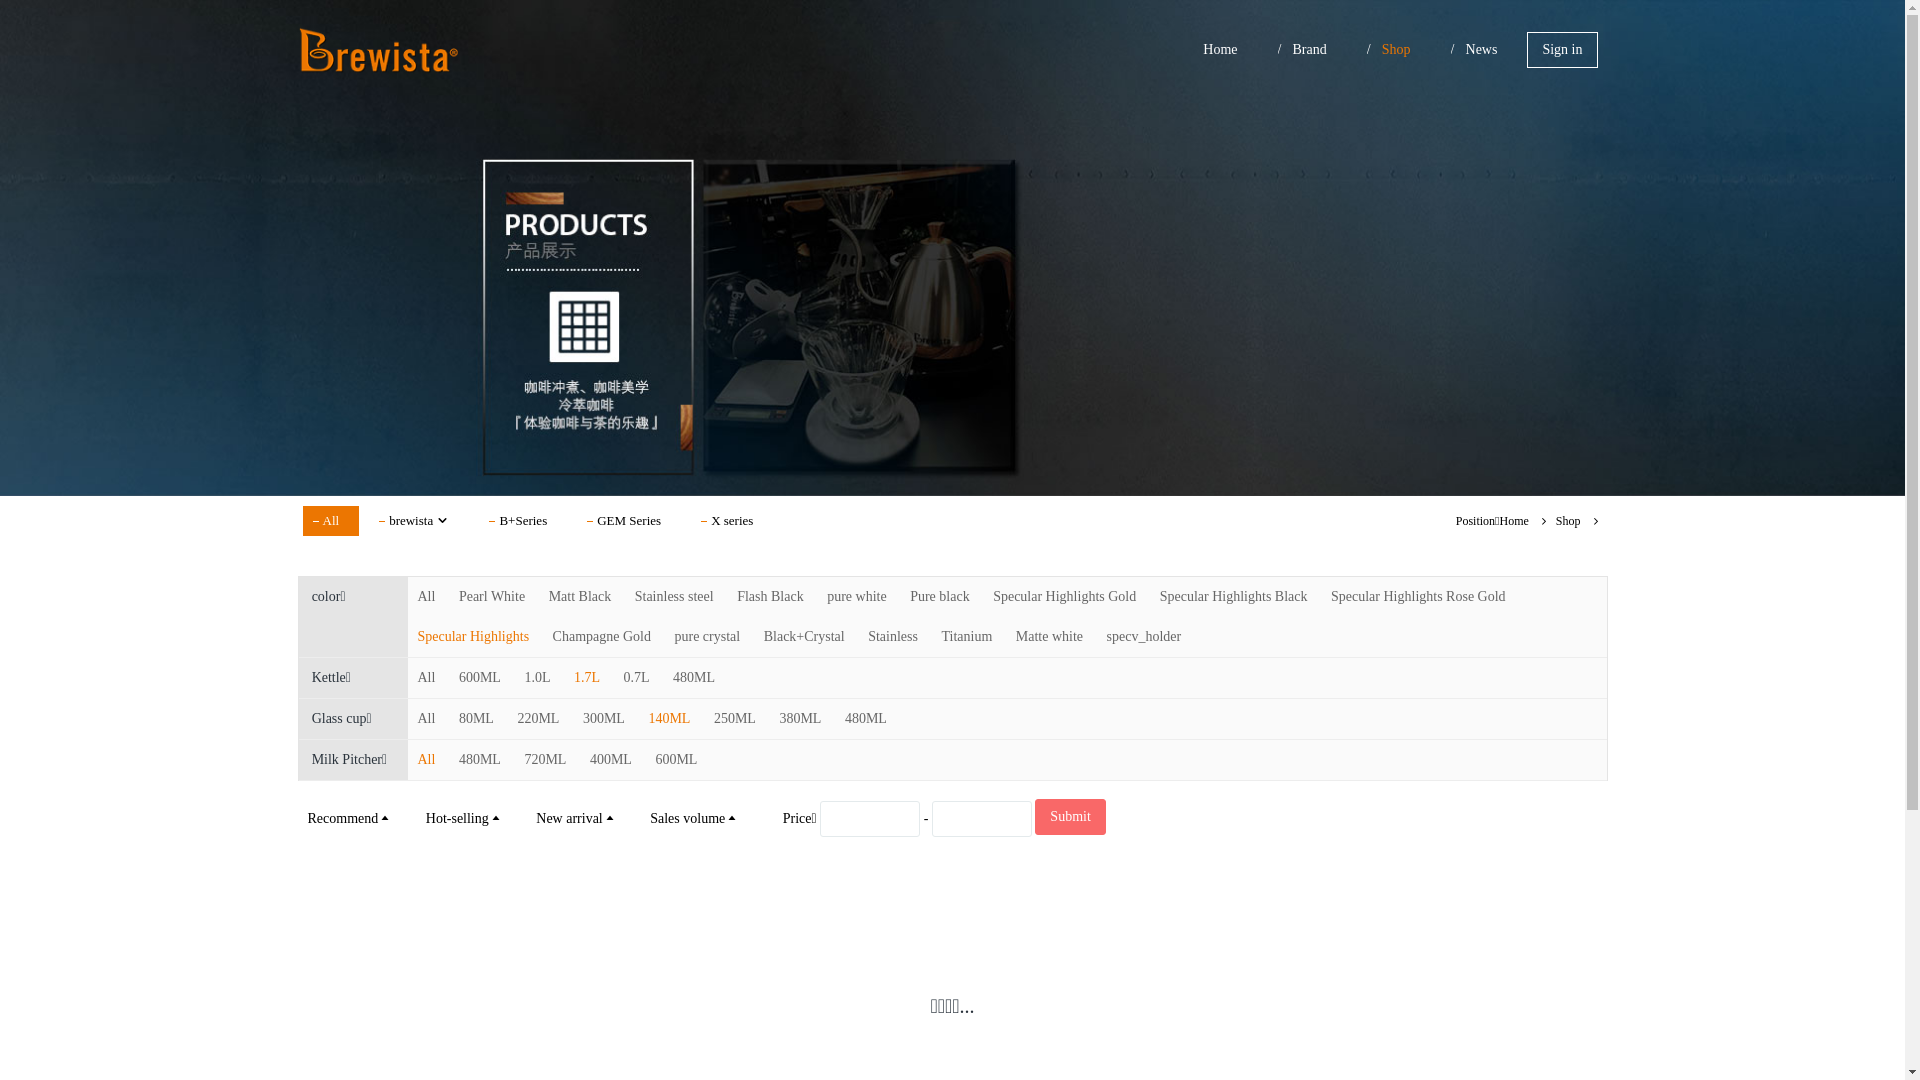 The width and height of the screenshot is (1920, 1080). What do you see at coordinates (891, 636) in the screenshot?
I see `'Stainless'` at bounding box center [891, 636].